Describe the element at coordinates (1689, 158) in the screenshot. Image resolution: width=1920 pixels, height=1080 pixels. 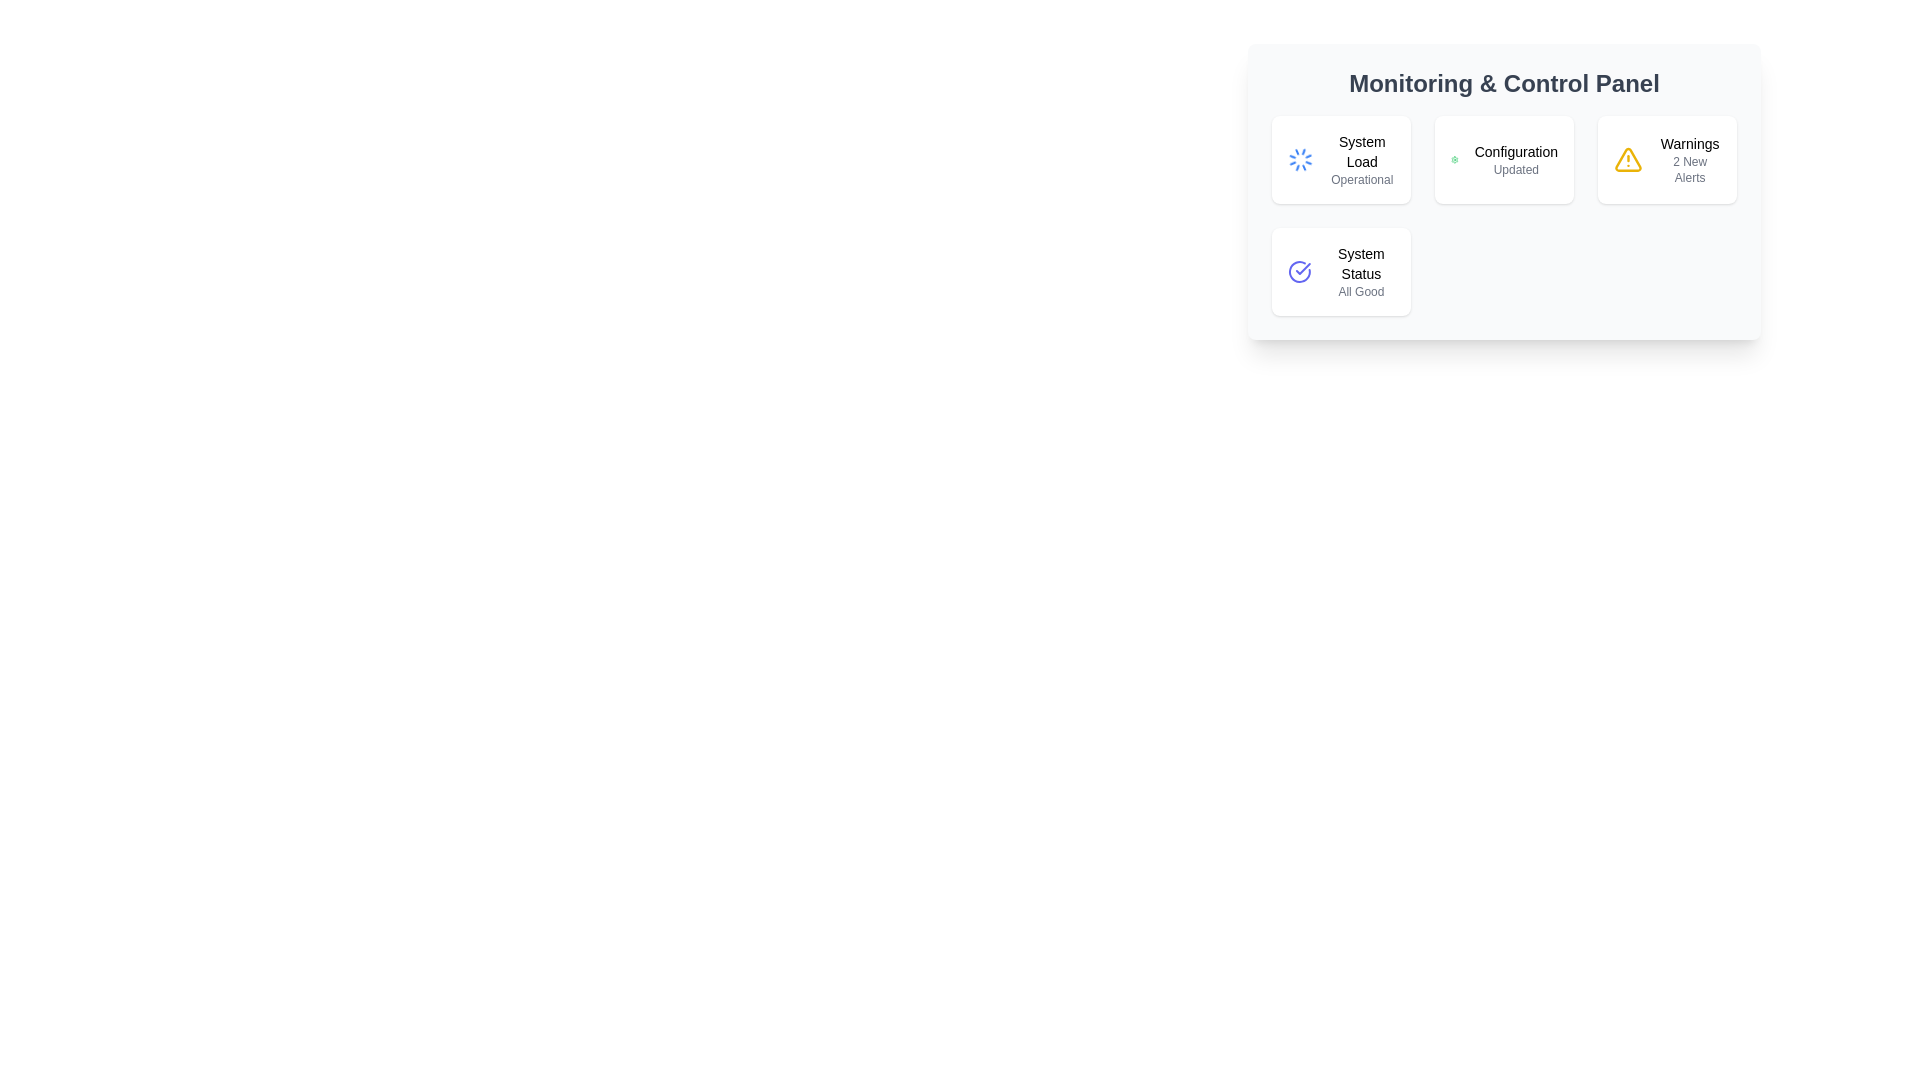
I see `the Notification indicator indicating 2 new alerts in the top-right corner of the interface under the 'Monitoring & Control Panel' section` at that location.